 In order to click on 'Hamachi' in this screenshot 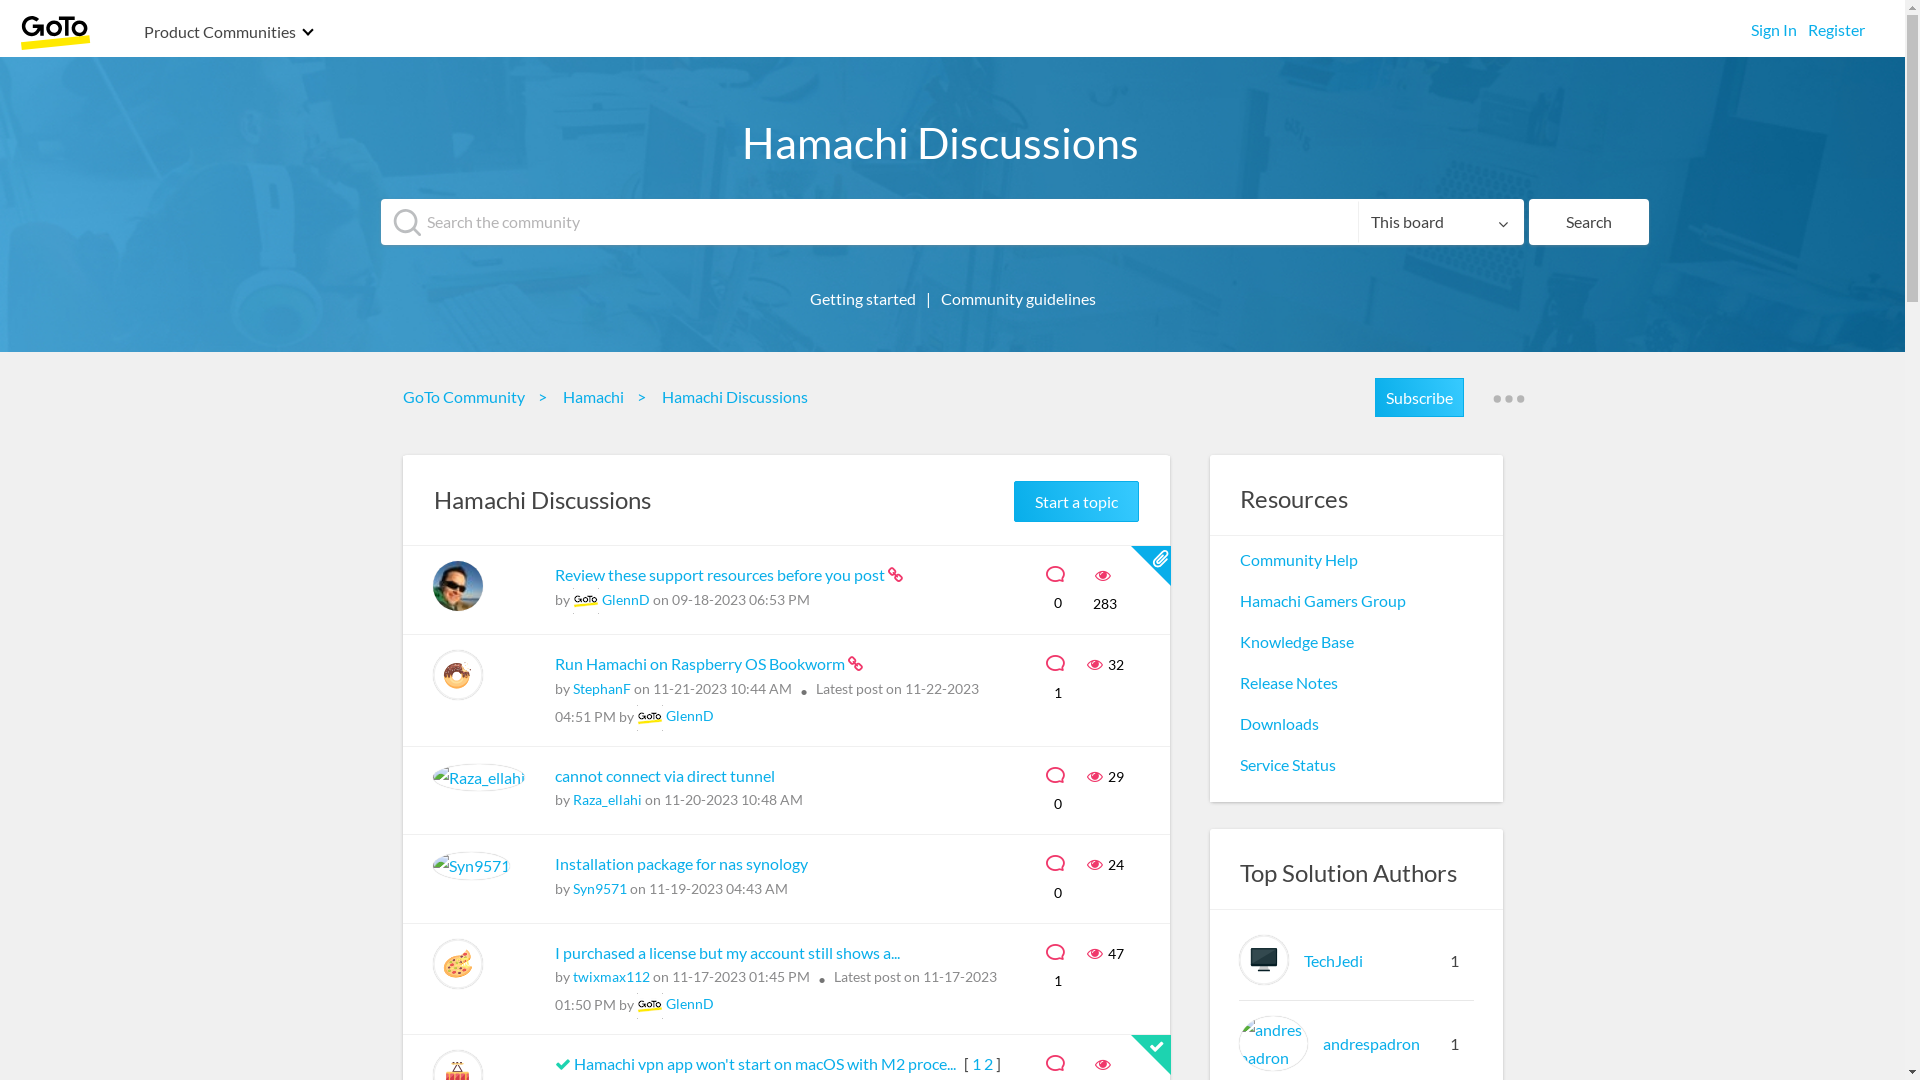, I will do `click(596, 396)`.